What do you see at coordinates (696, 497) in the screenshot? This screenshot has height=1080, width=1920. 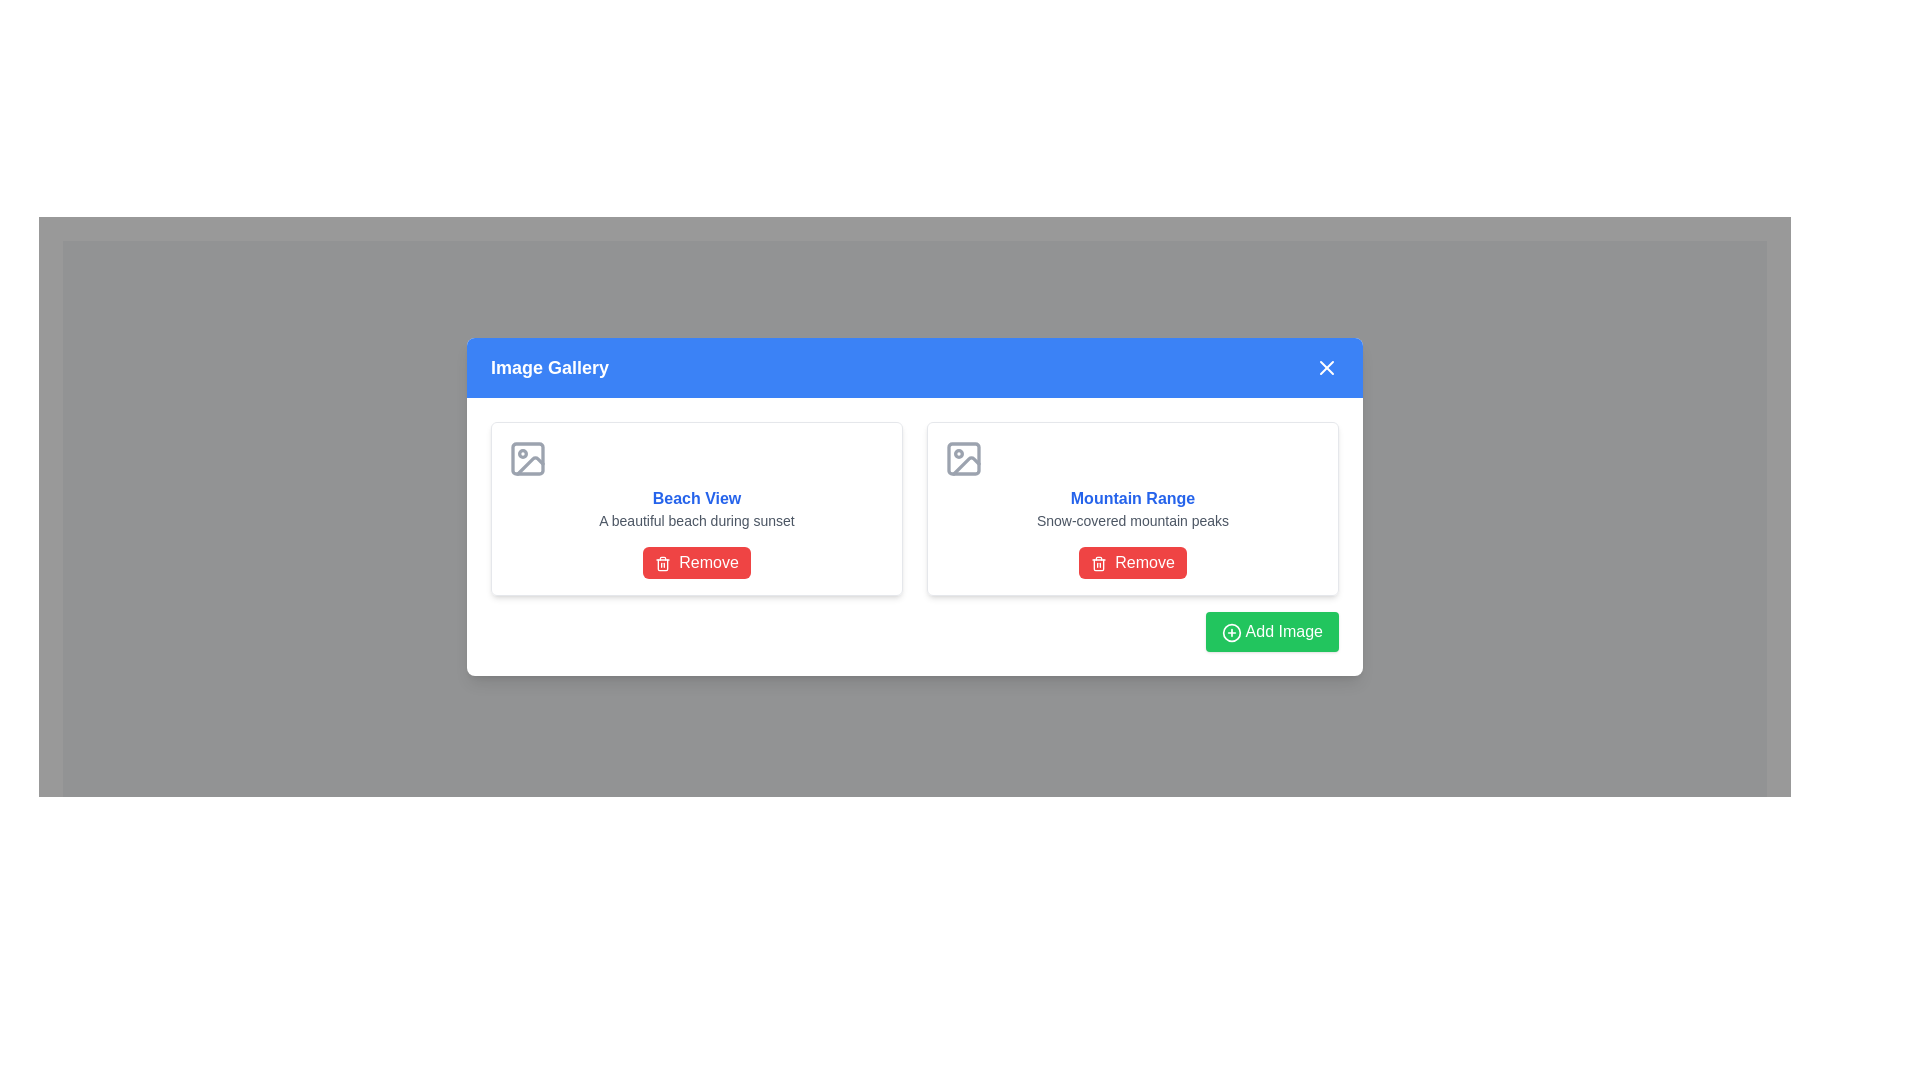 I see `the Text Label that serves as the title for the card, located above the descriptive text and below the image in the image gallery` at bounding box center [696, 497].